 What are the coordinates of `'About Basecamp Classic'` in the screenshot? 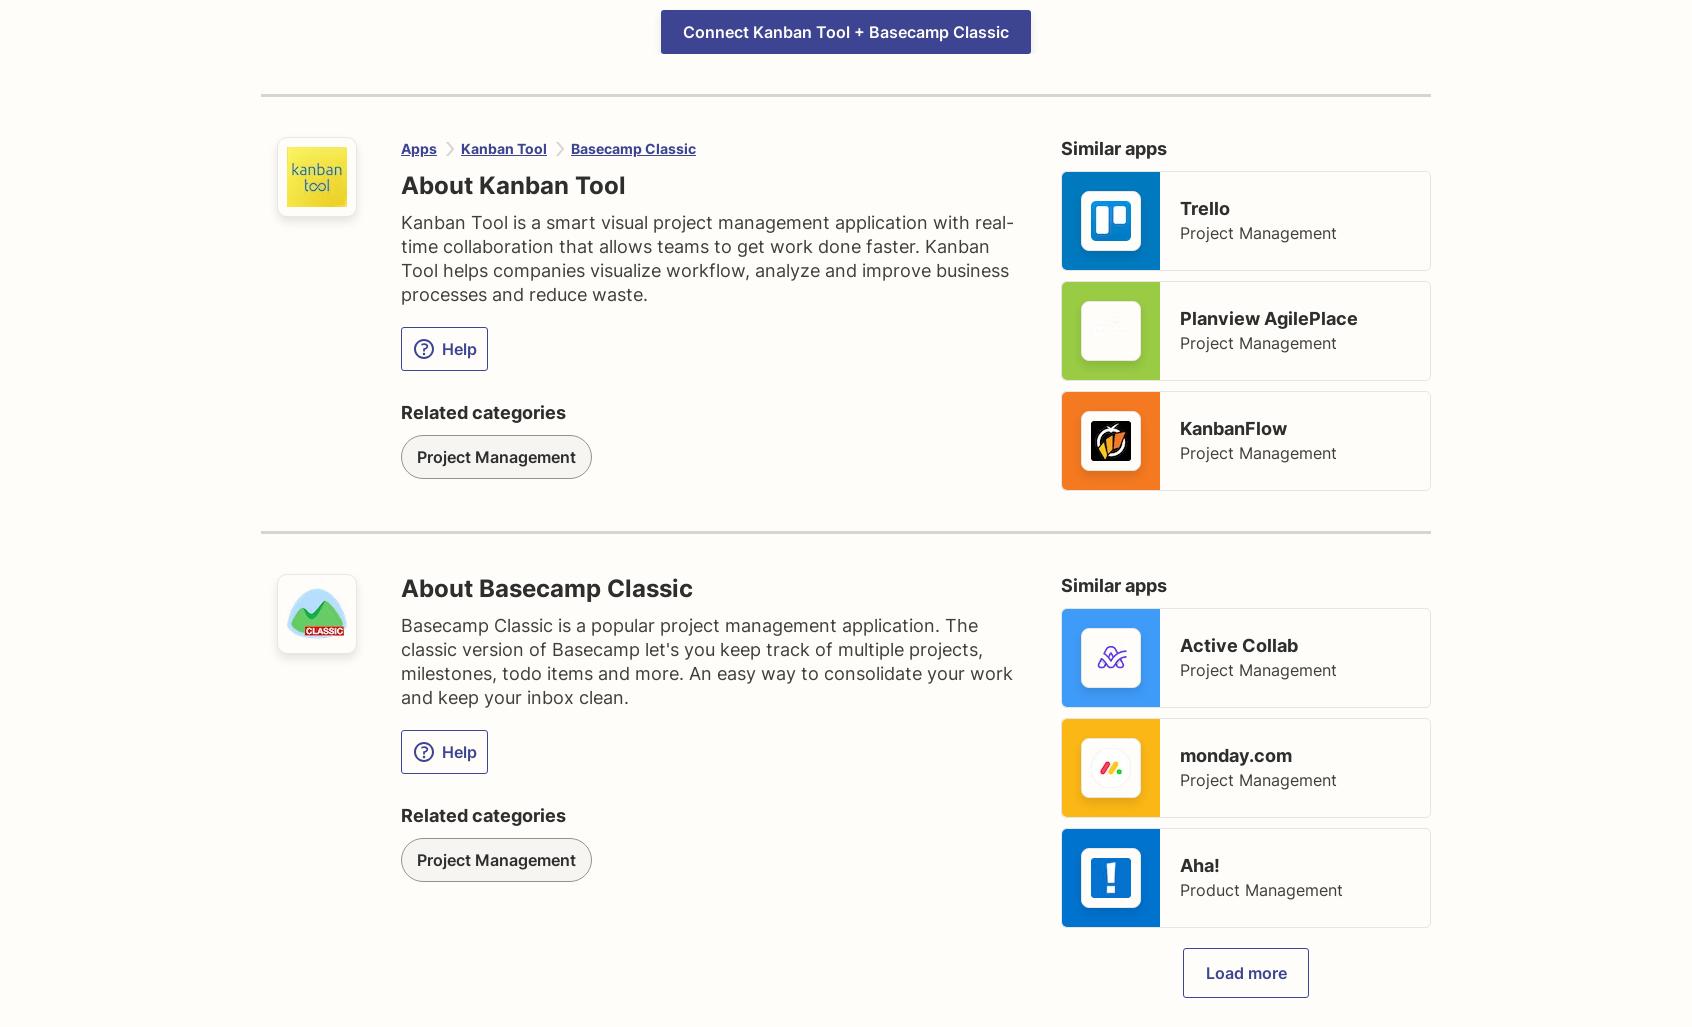 It's located at (401, 588).